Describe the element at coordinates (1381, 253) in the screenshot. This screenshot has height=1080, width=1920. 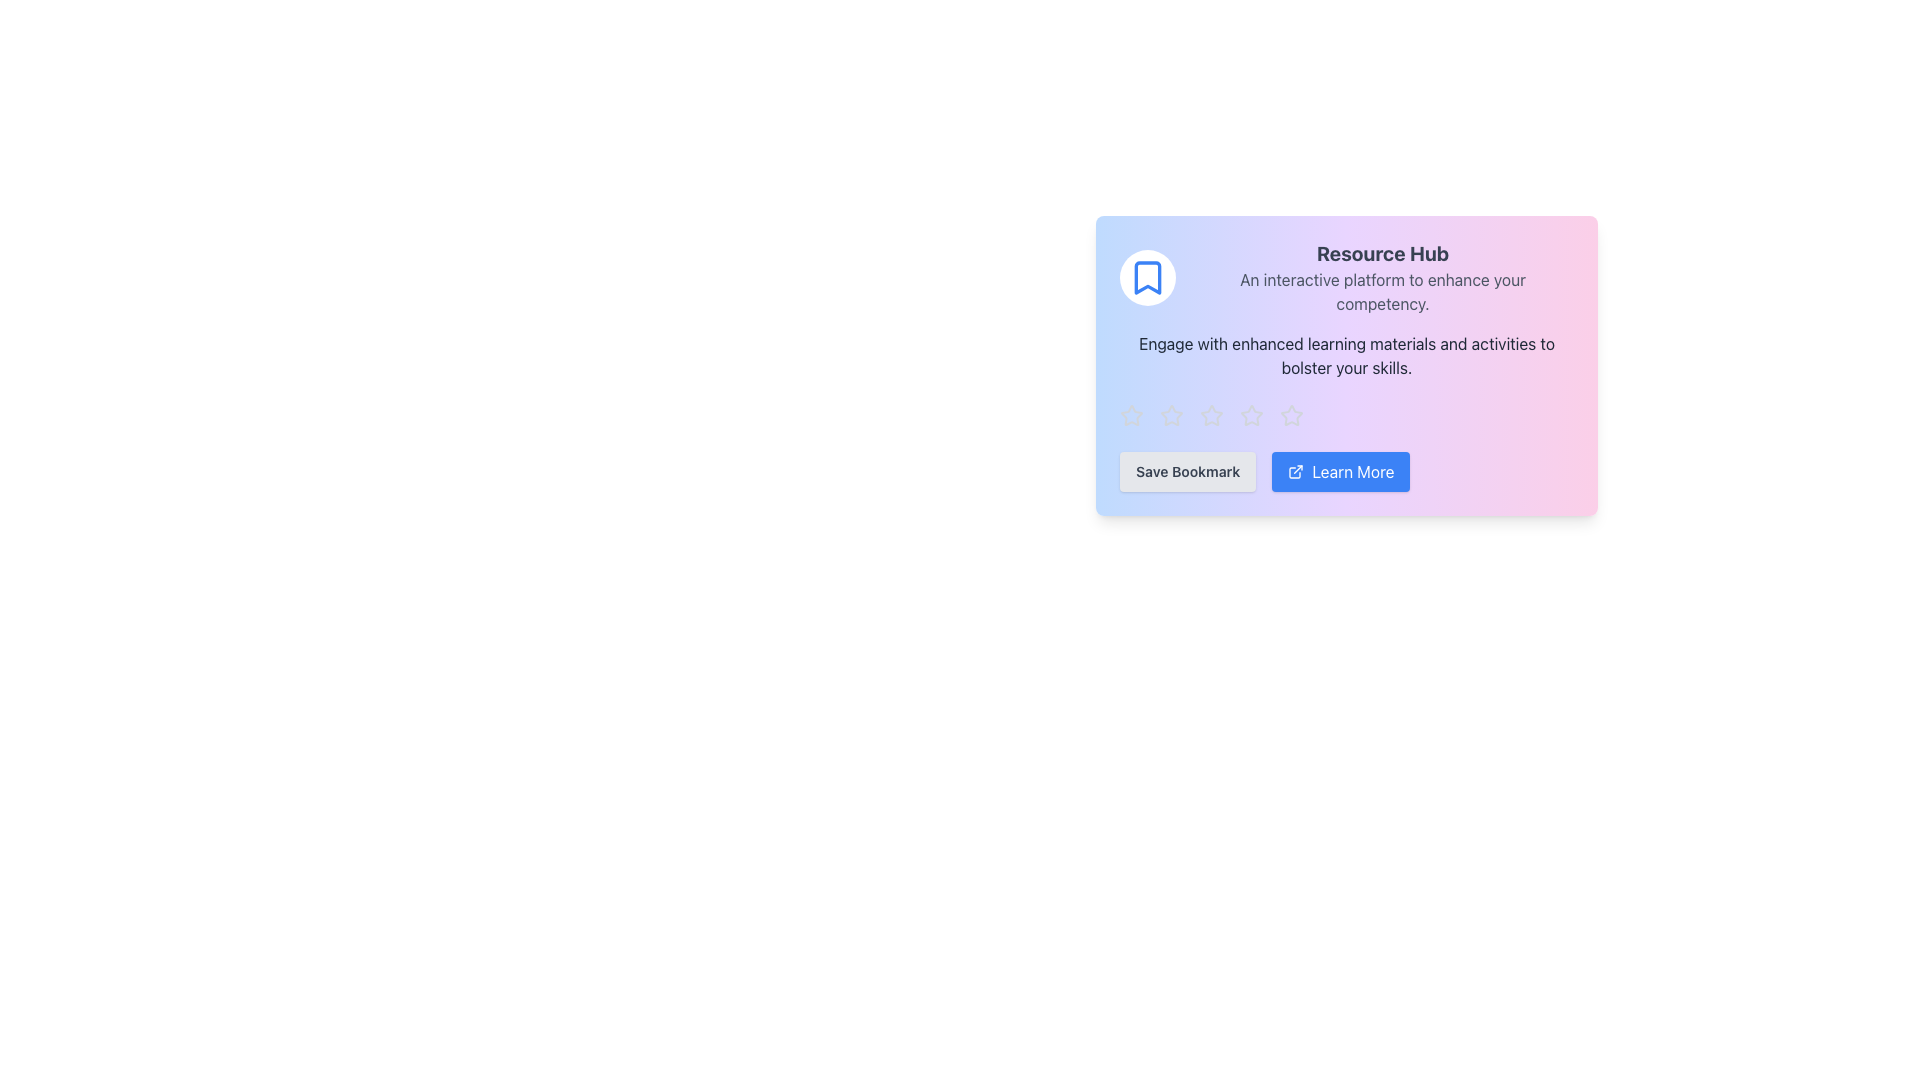
I see `the static text element displaying 'Resource Hub', which is styled in bold and large font, located at the top center of a card component` at that location.